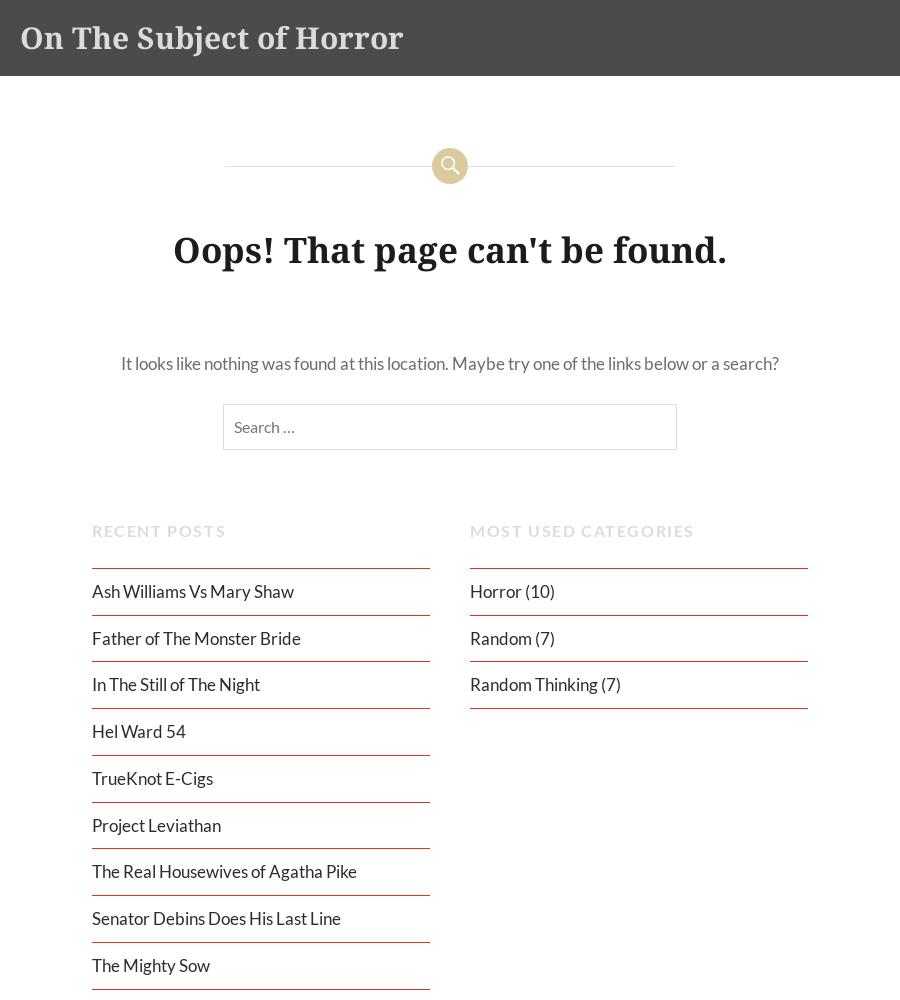  I want to click on 'Recent Posts', so click(159, 529).